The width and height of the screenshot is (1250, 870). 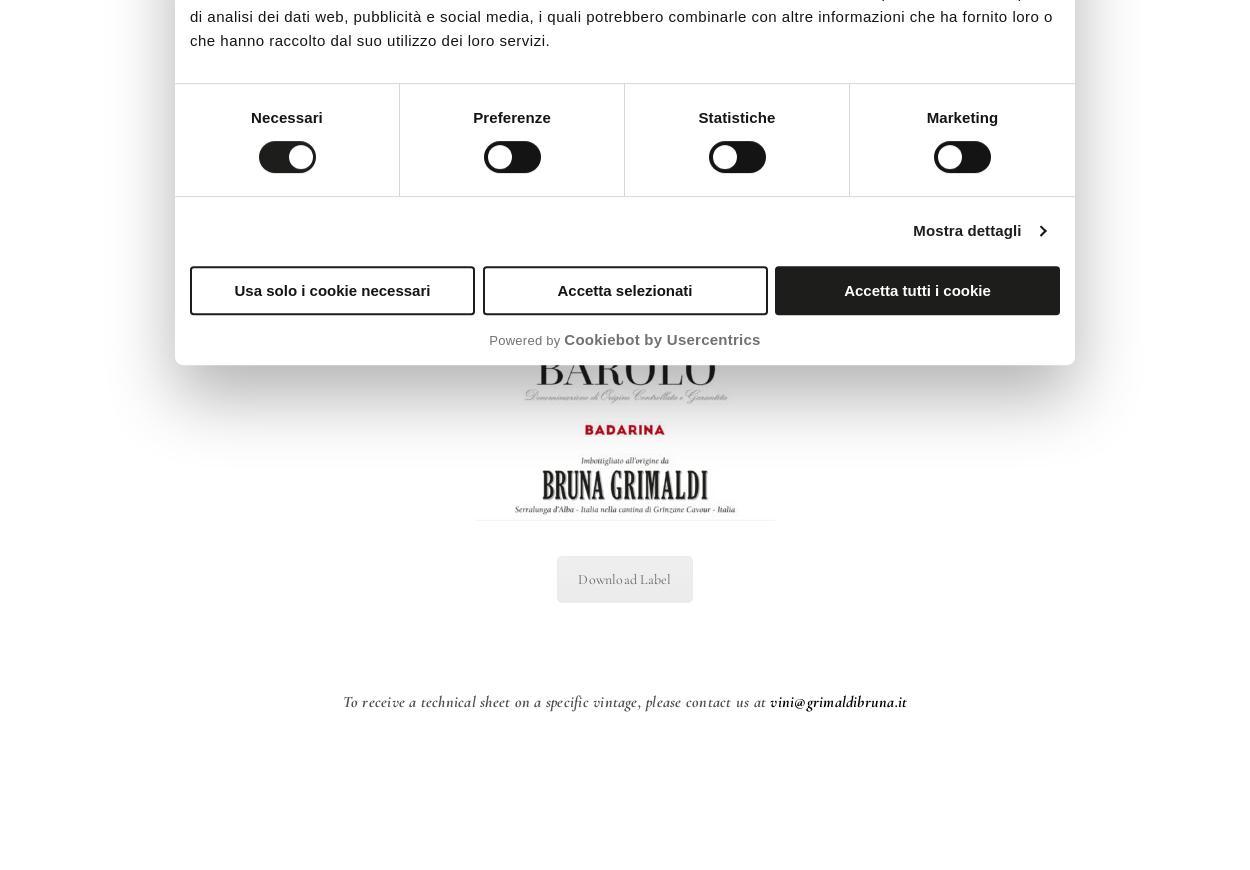 What do you see at coordinates (623, 289) in the screenshot?
I see `'Accetta selezionati'` at bounding box center [623, 289].